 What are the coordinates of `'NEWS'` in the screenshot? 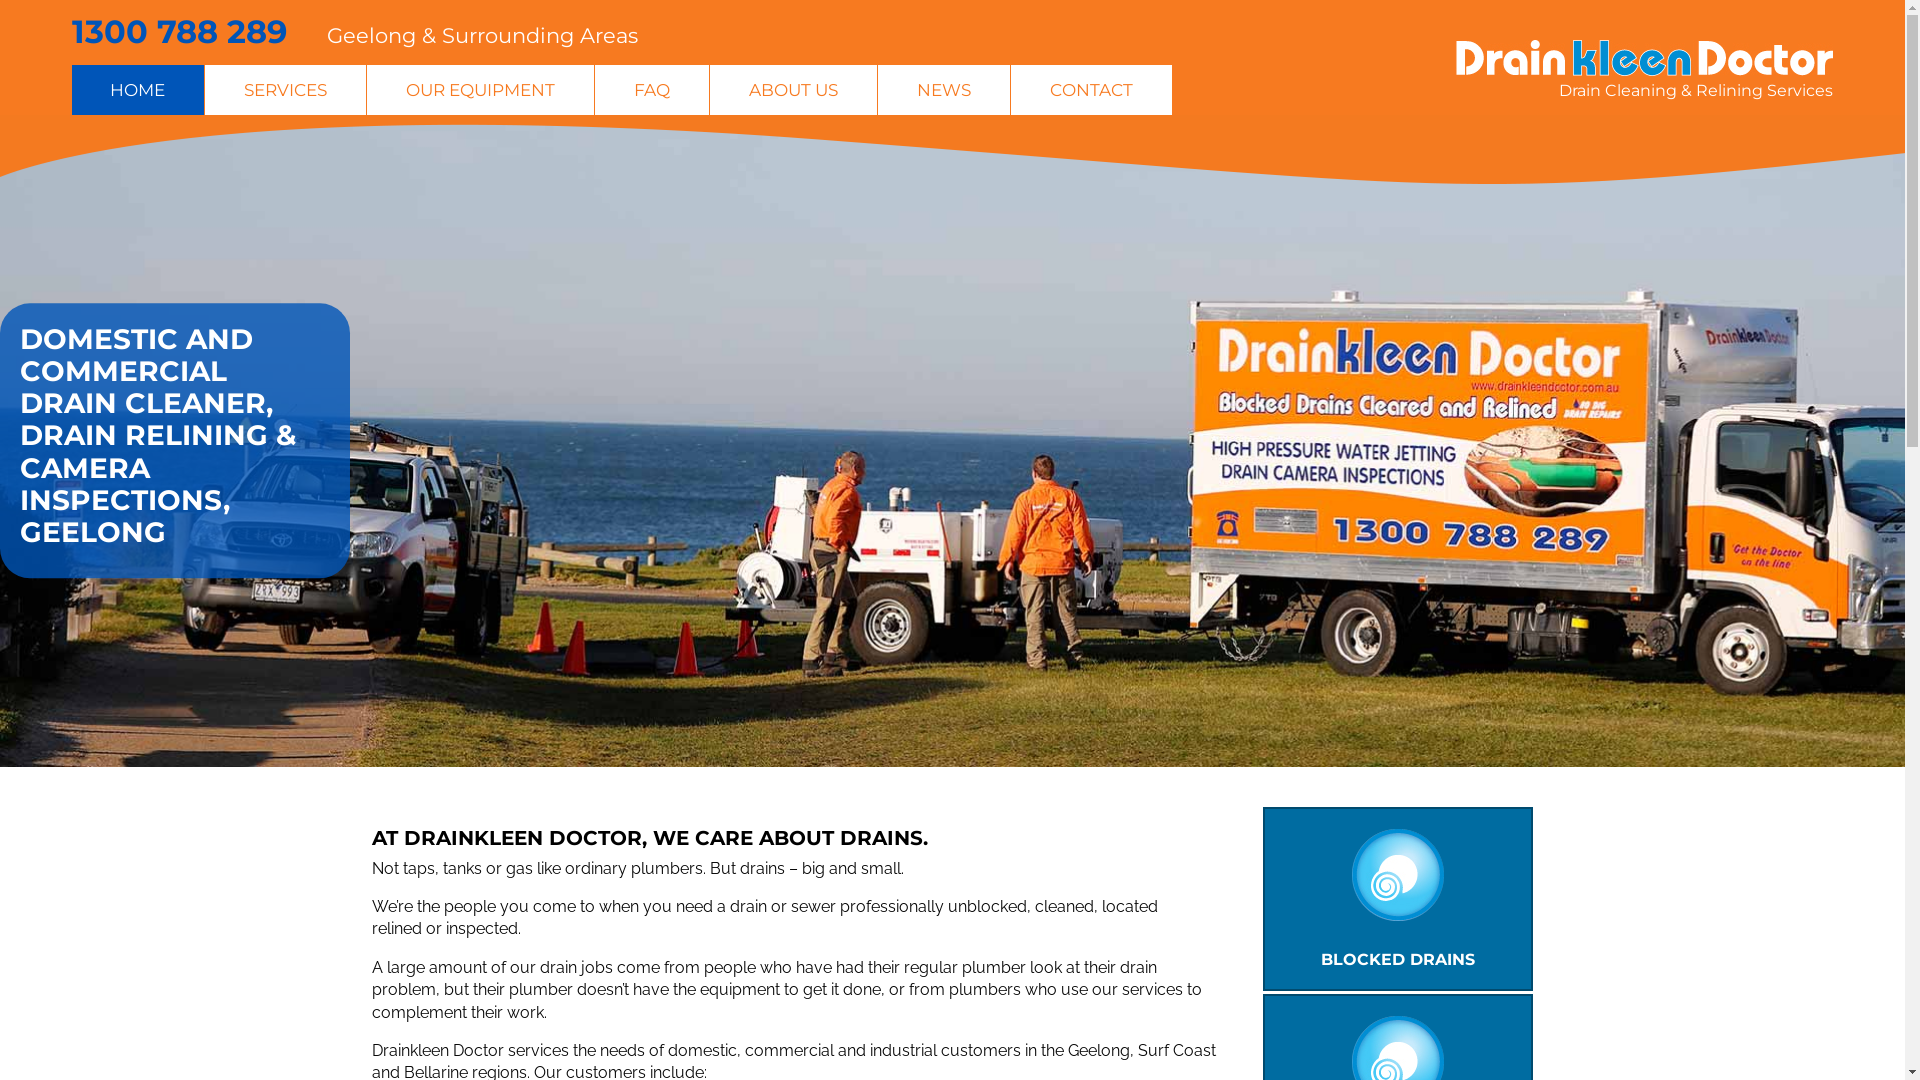 It's located at (878, 88).